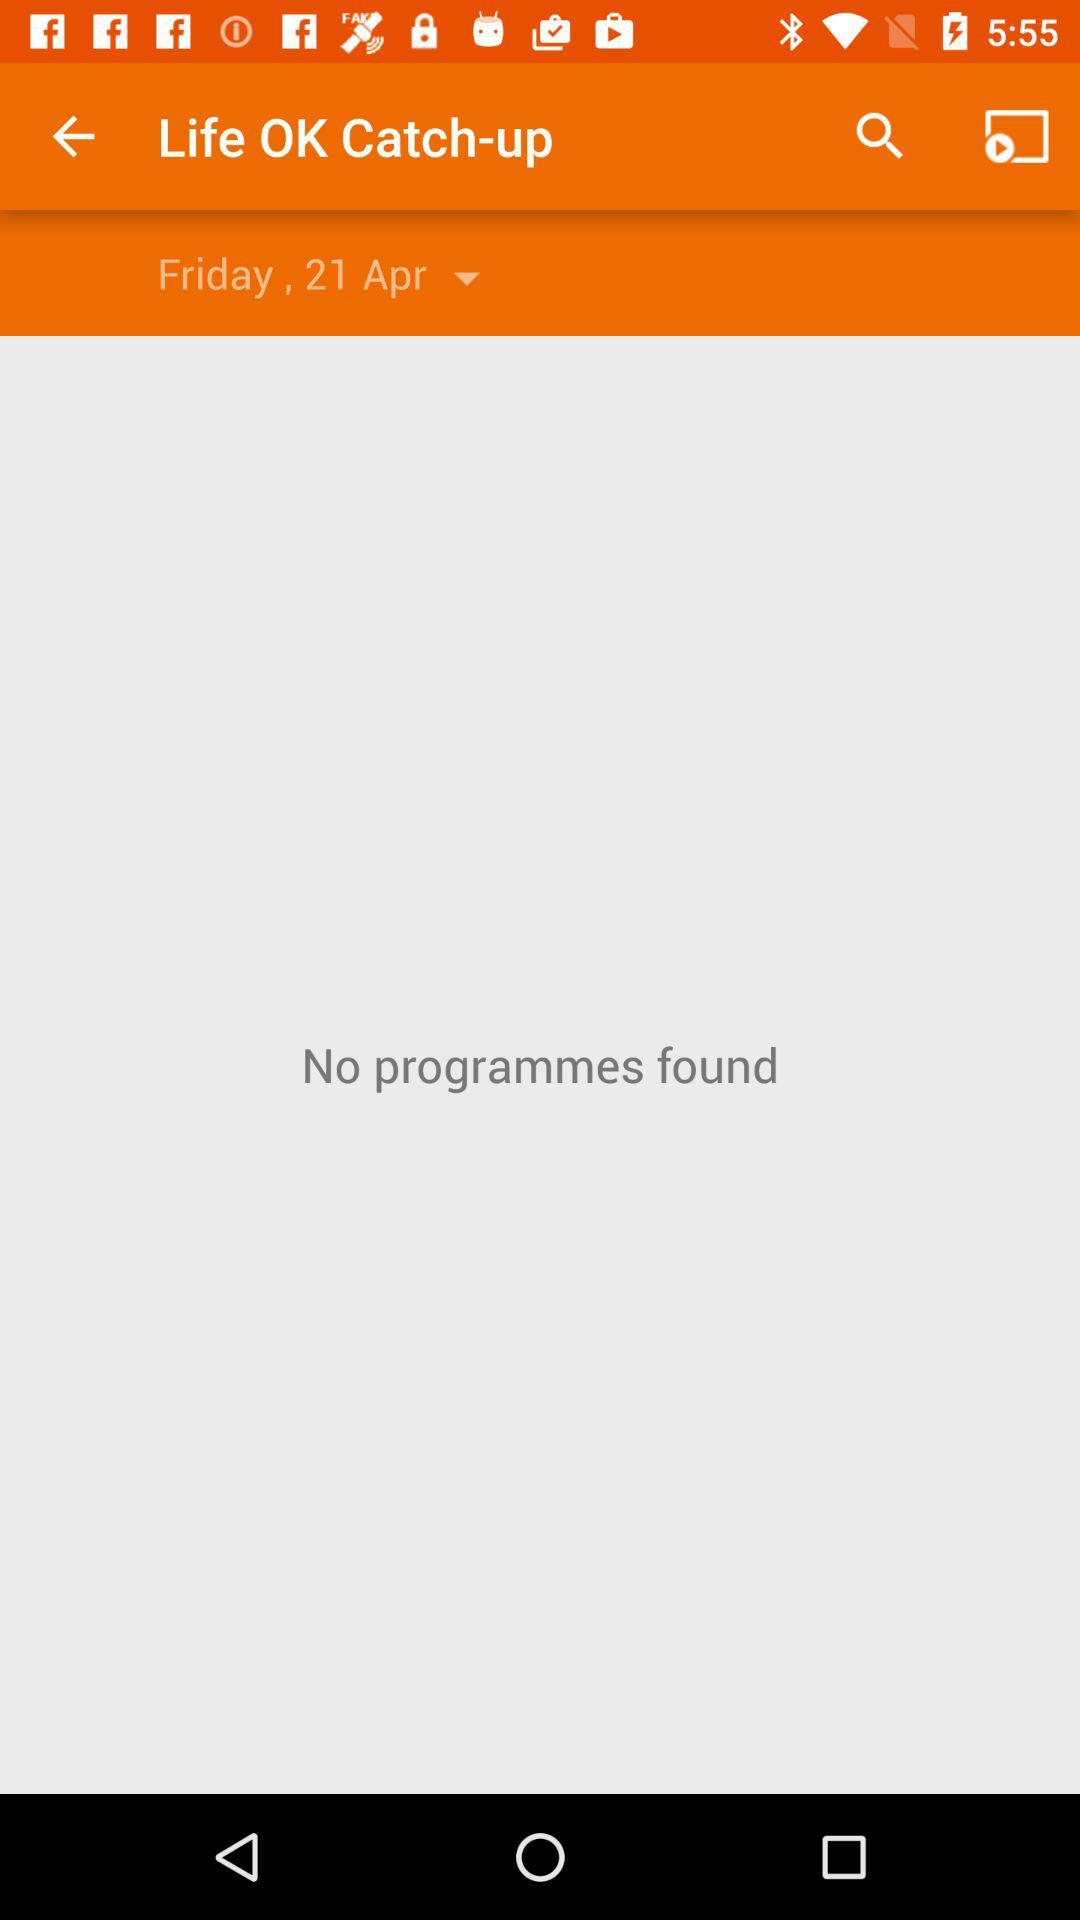 The width and height of the screenshot is (1080, 1920). What do you see at coordinates (72, 135) in the screenshot?
I see `the icon above friday , 21 apr  icon` at bounding box center [72, 135].